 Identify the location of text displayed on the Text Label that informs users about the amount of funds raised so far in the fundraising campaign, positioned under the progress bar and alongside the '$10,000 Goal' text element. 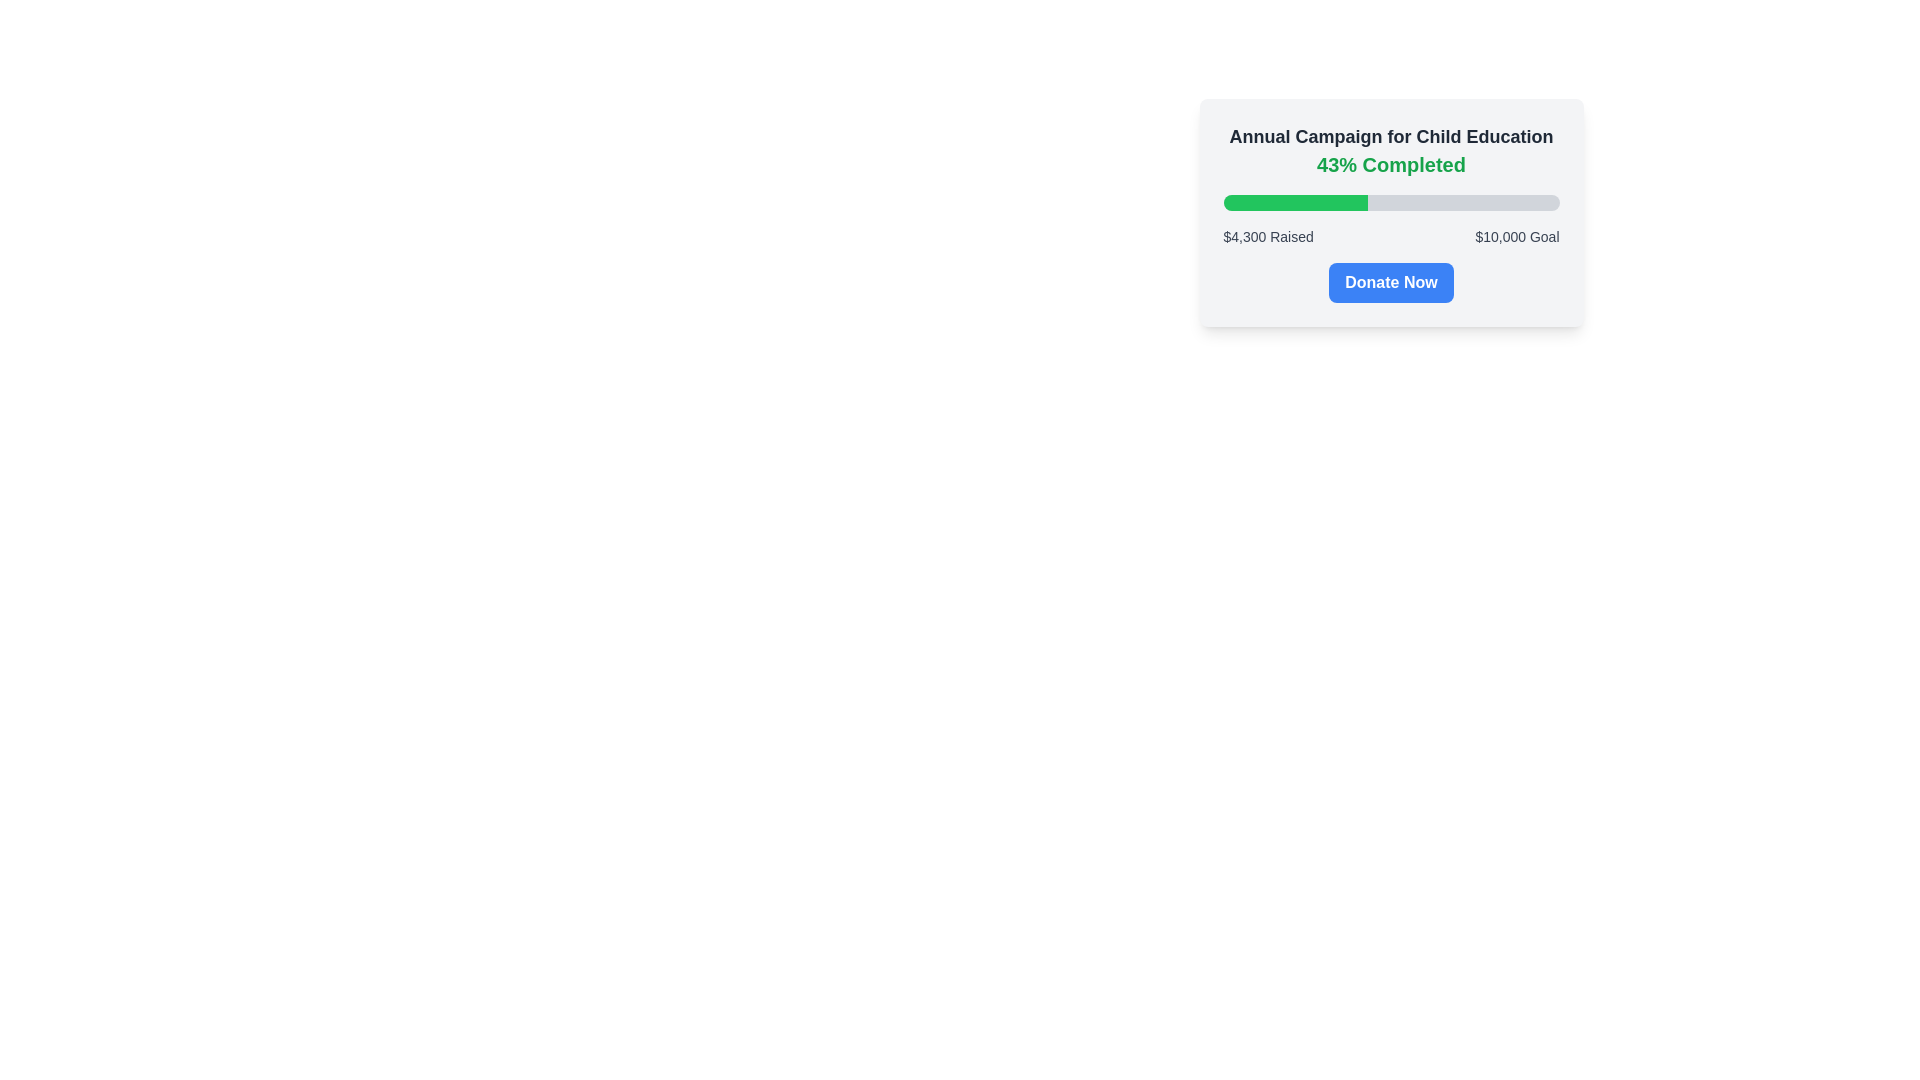
(1267, 235).